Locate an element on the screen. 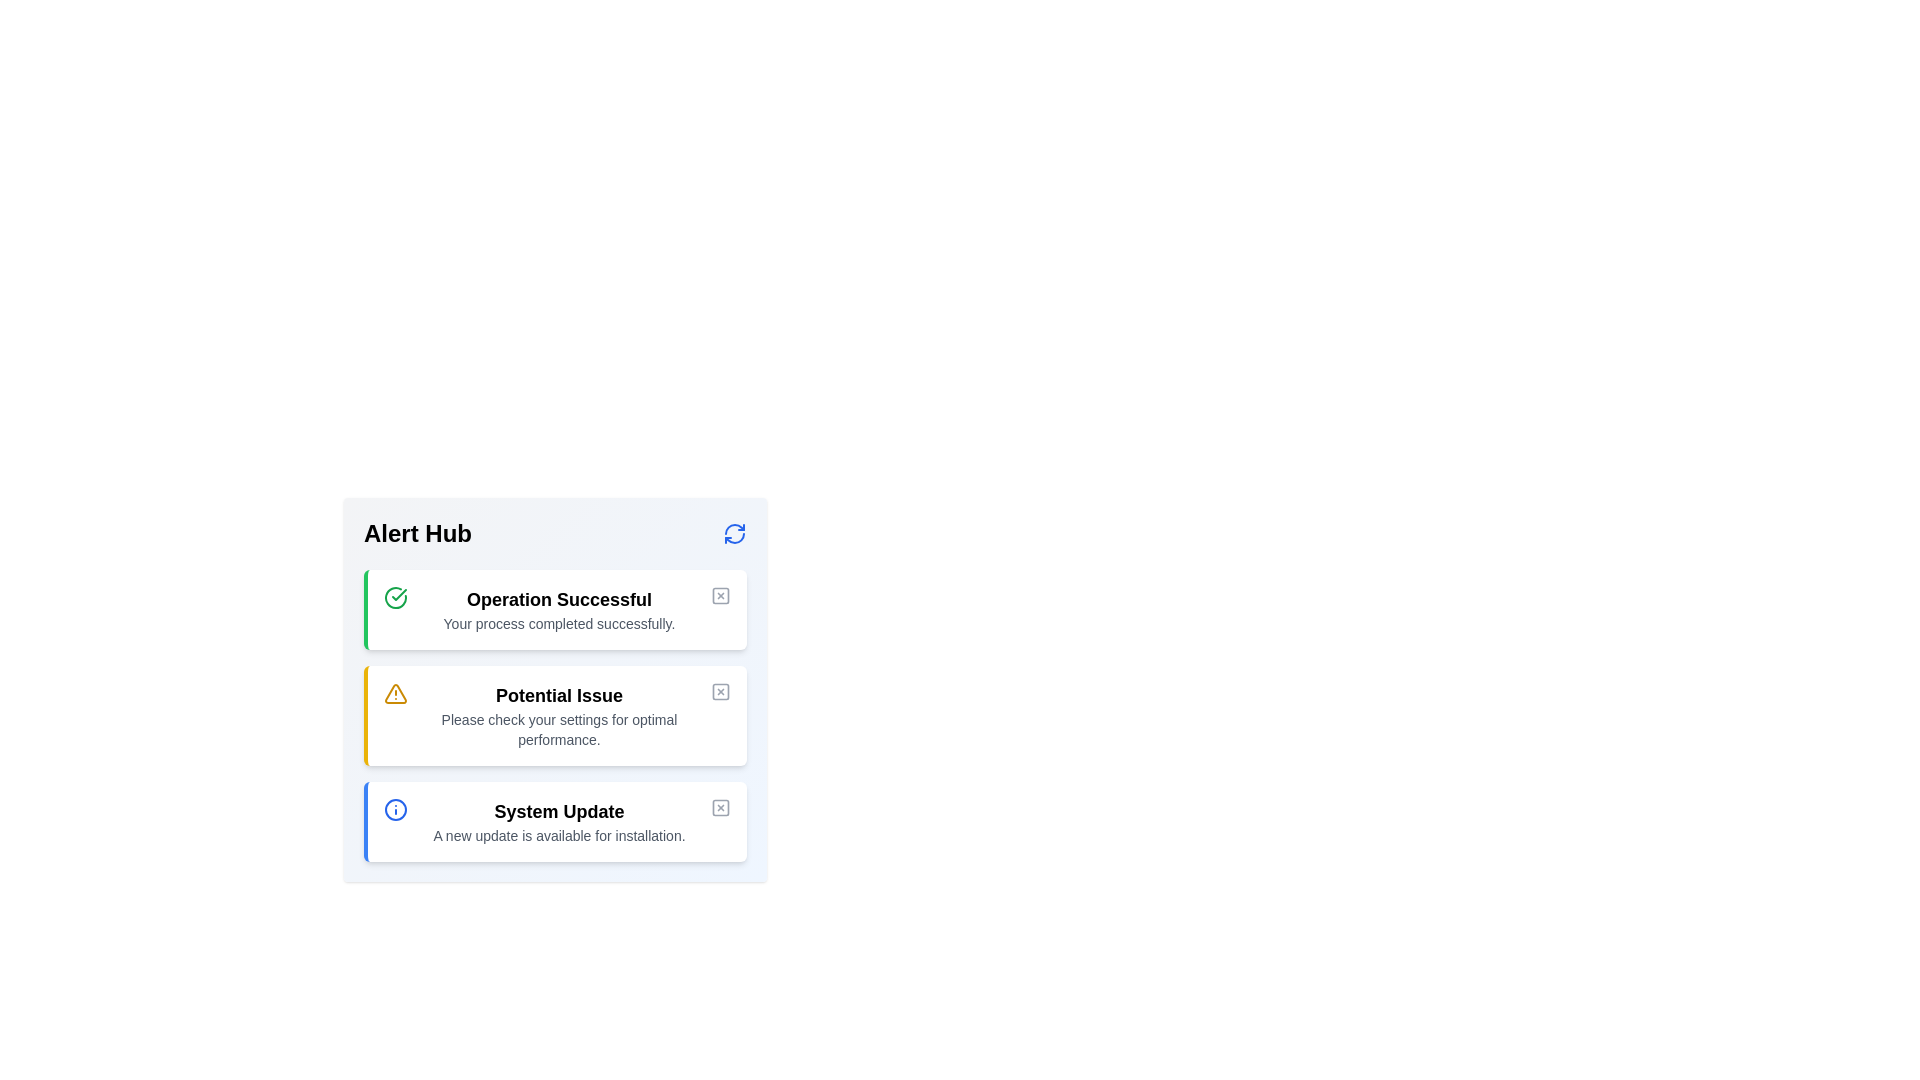  the warning icon located in the second row of the notification list, to the left of the text describing the 'Potential Issue' notification is located at coordinates (395, 693).